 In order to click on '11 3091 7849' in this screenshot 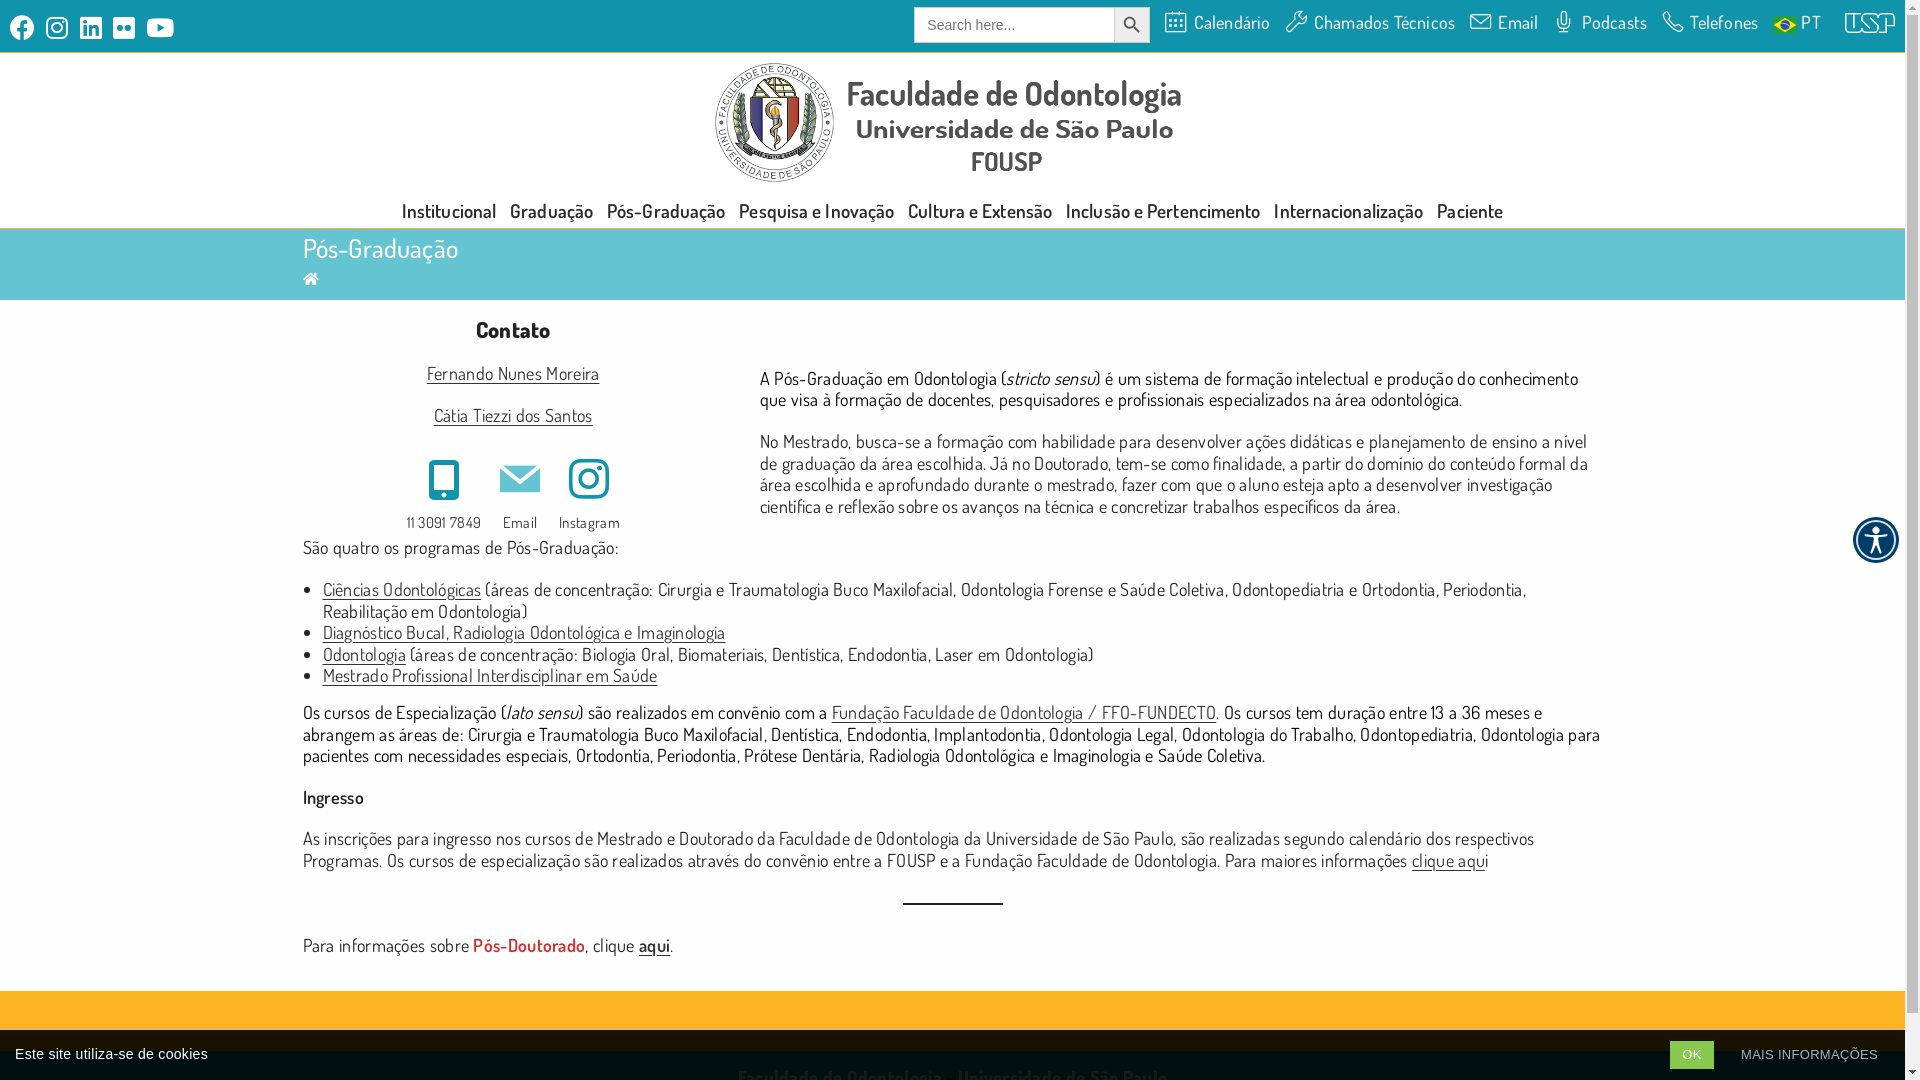, I will do `click(443, 491)`.